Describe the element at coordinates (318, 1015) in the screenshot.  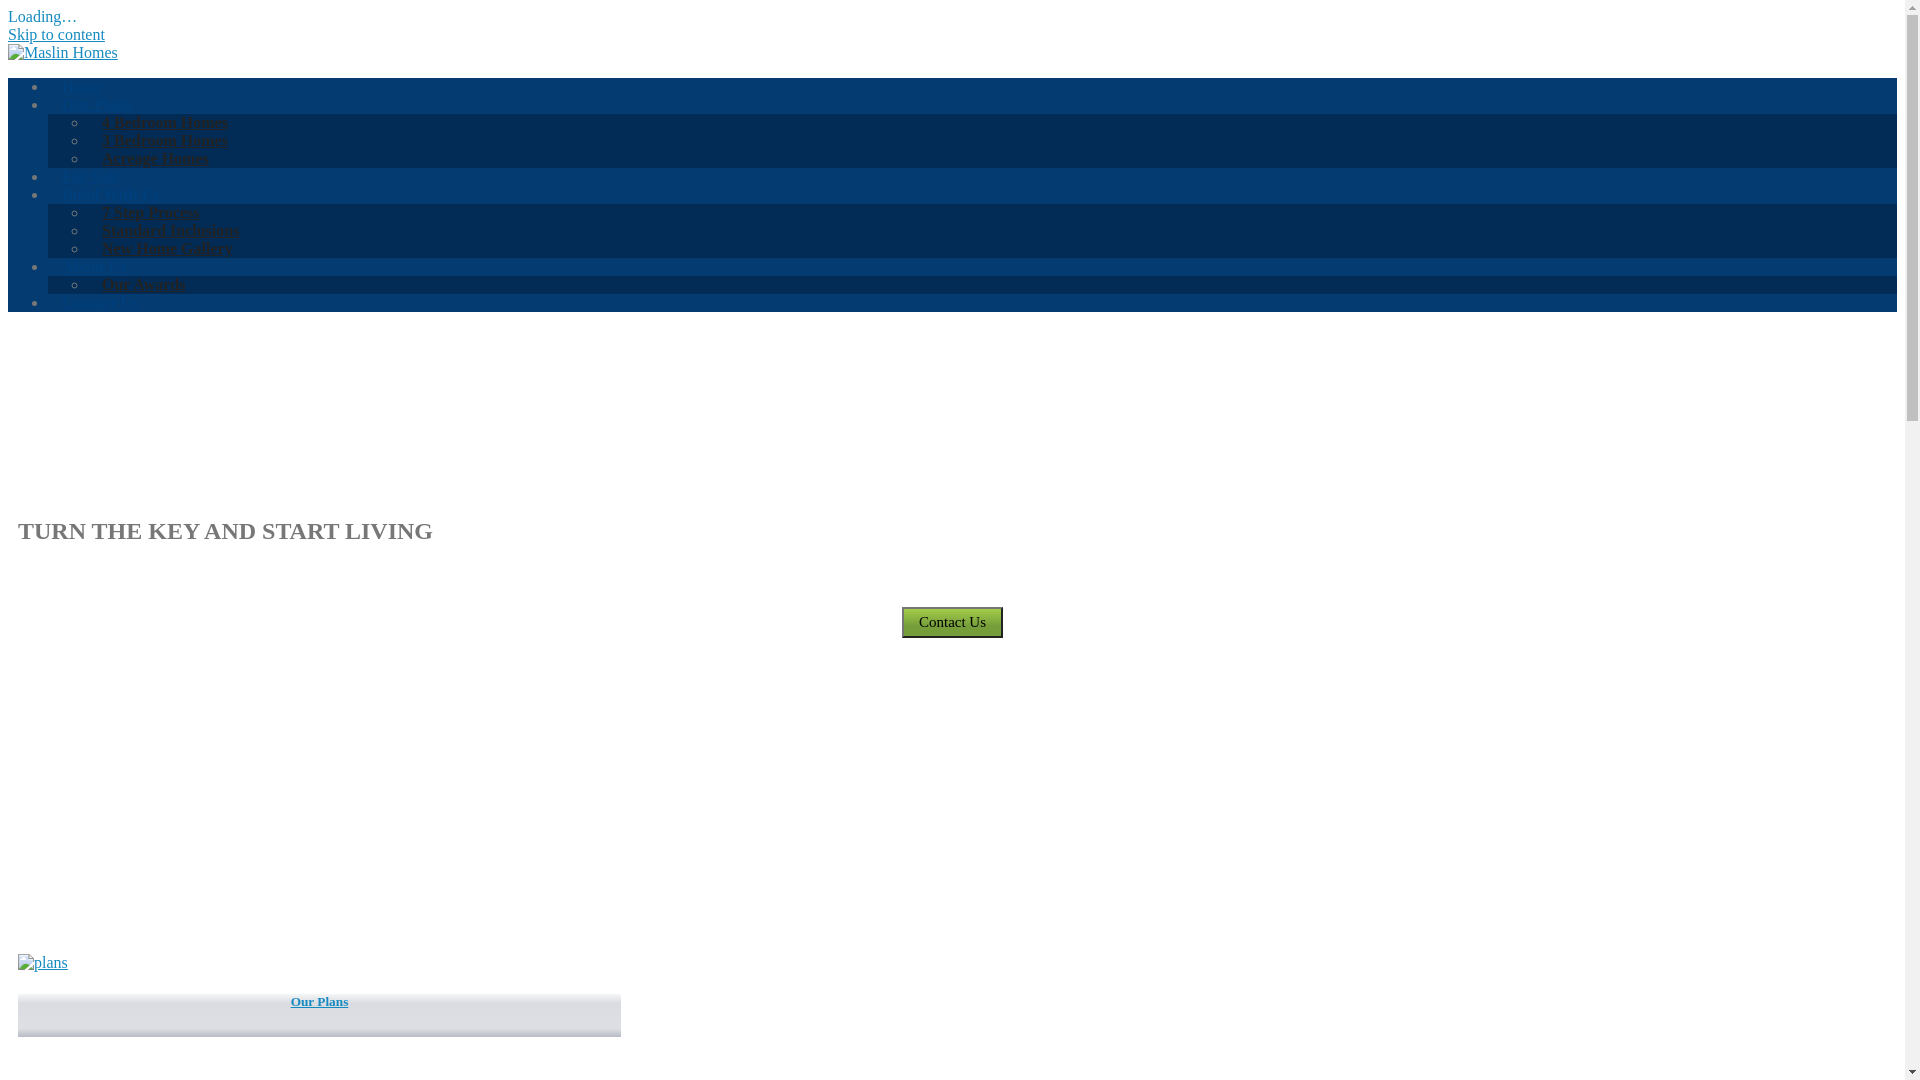
I see `'Our Plans'` at that location.